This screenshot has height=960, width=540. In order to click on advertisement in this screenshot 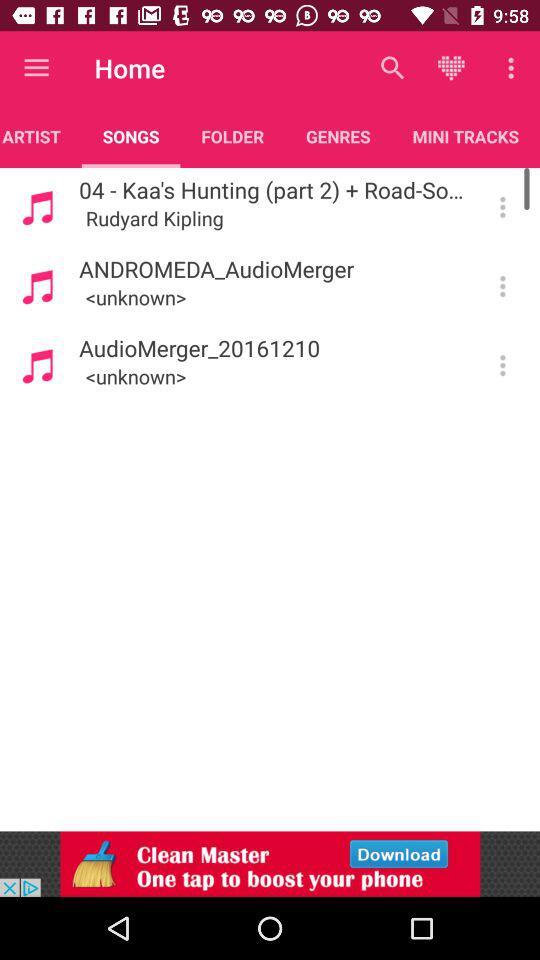, I will do `click(270, 863)`.